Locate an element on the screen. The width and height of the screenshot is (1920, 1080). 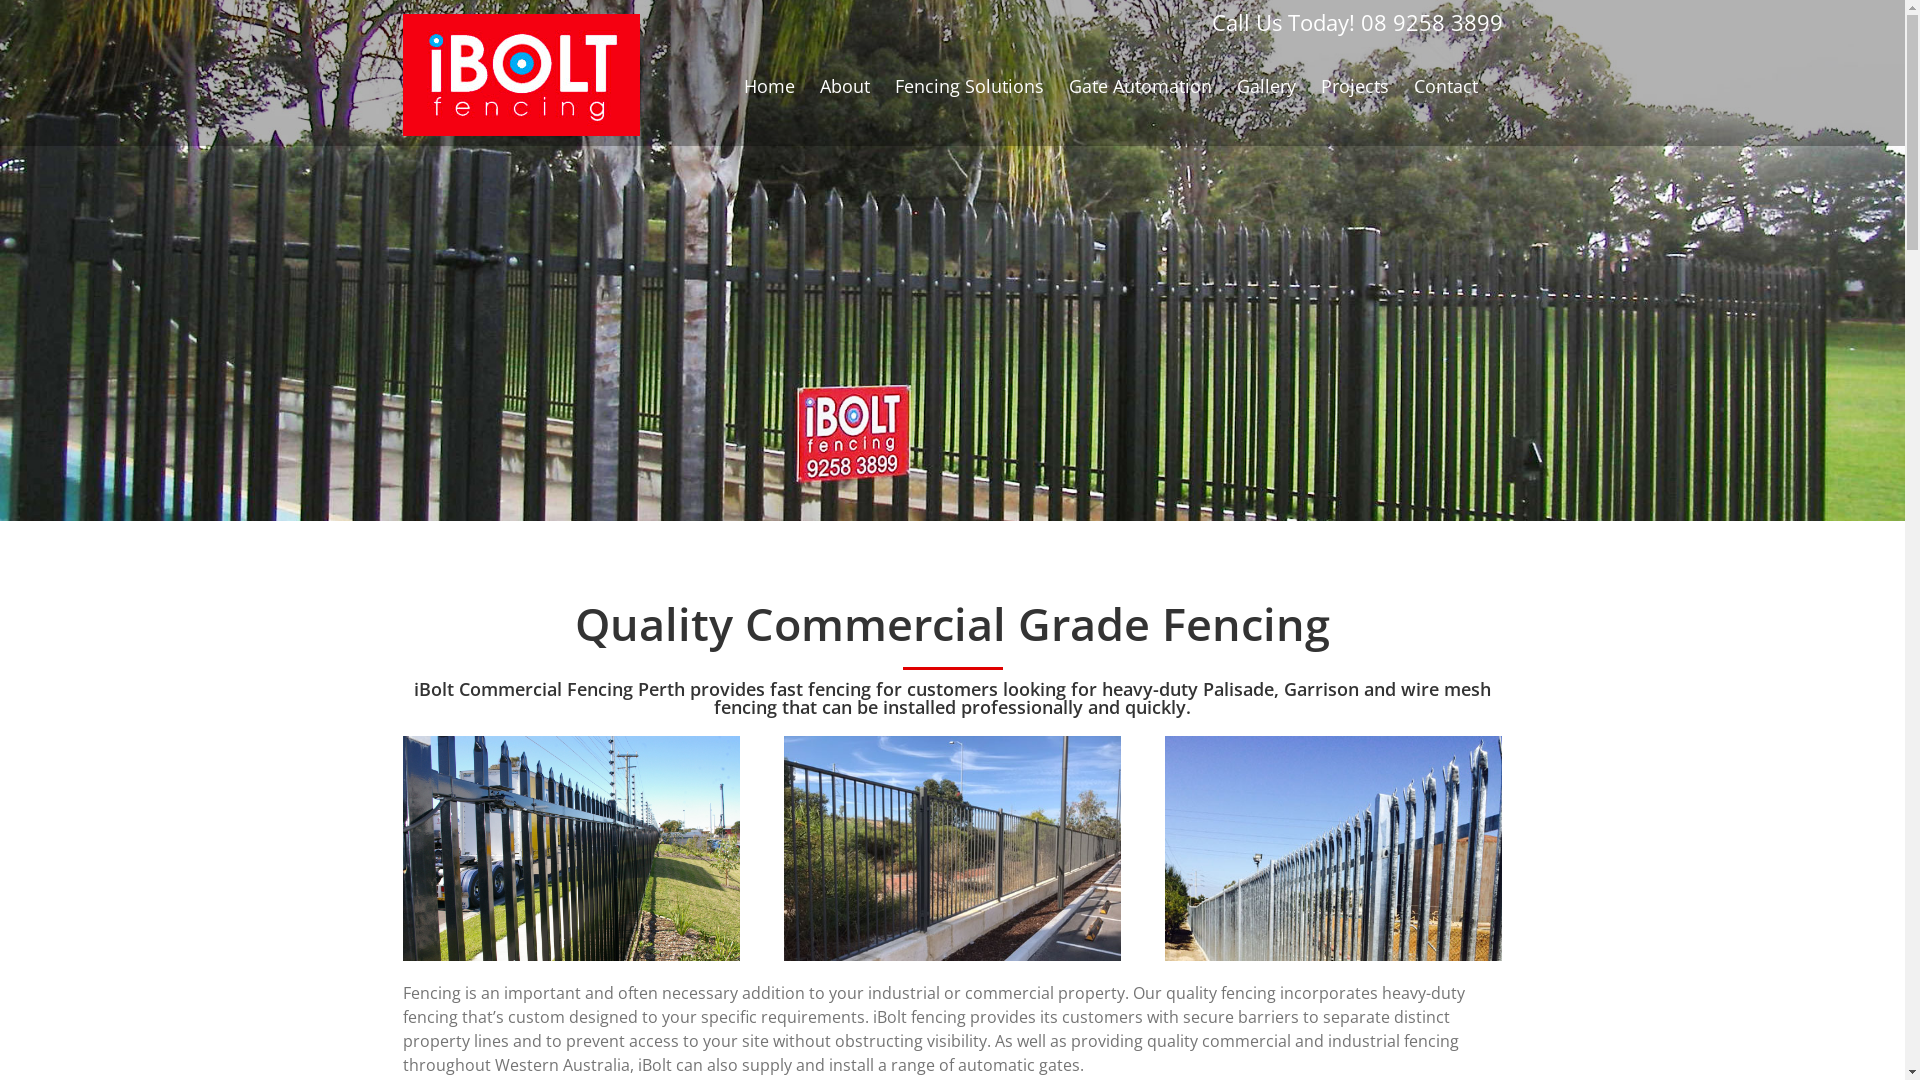
'Fencing Solutions' is located at coordinates (892, 84).